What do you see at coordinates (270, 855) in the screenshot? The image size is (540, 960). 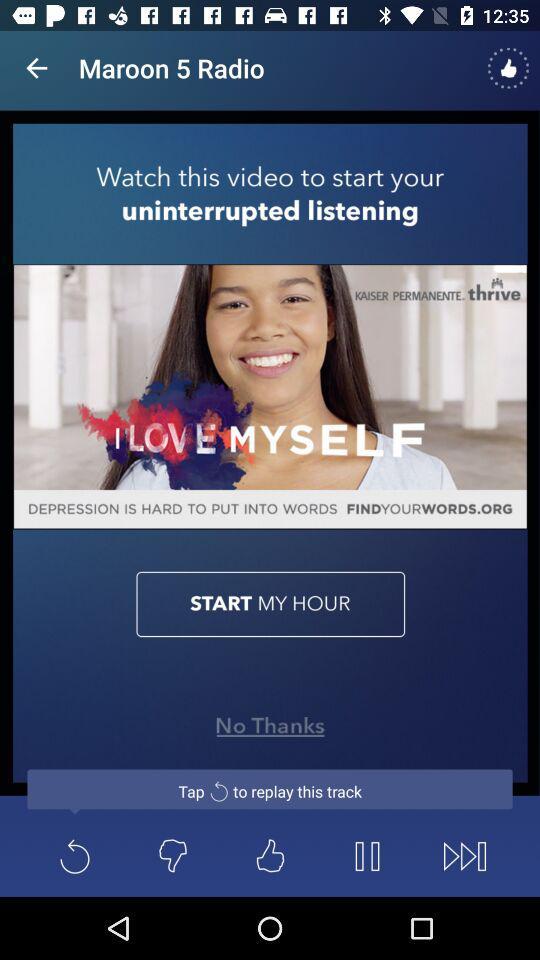 I see `the thumbs_up icon` at bounding box center [270, 855].